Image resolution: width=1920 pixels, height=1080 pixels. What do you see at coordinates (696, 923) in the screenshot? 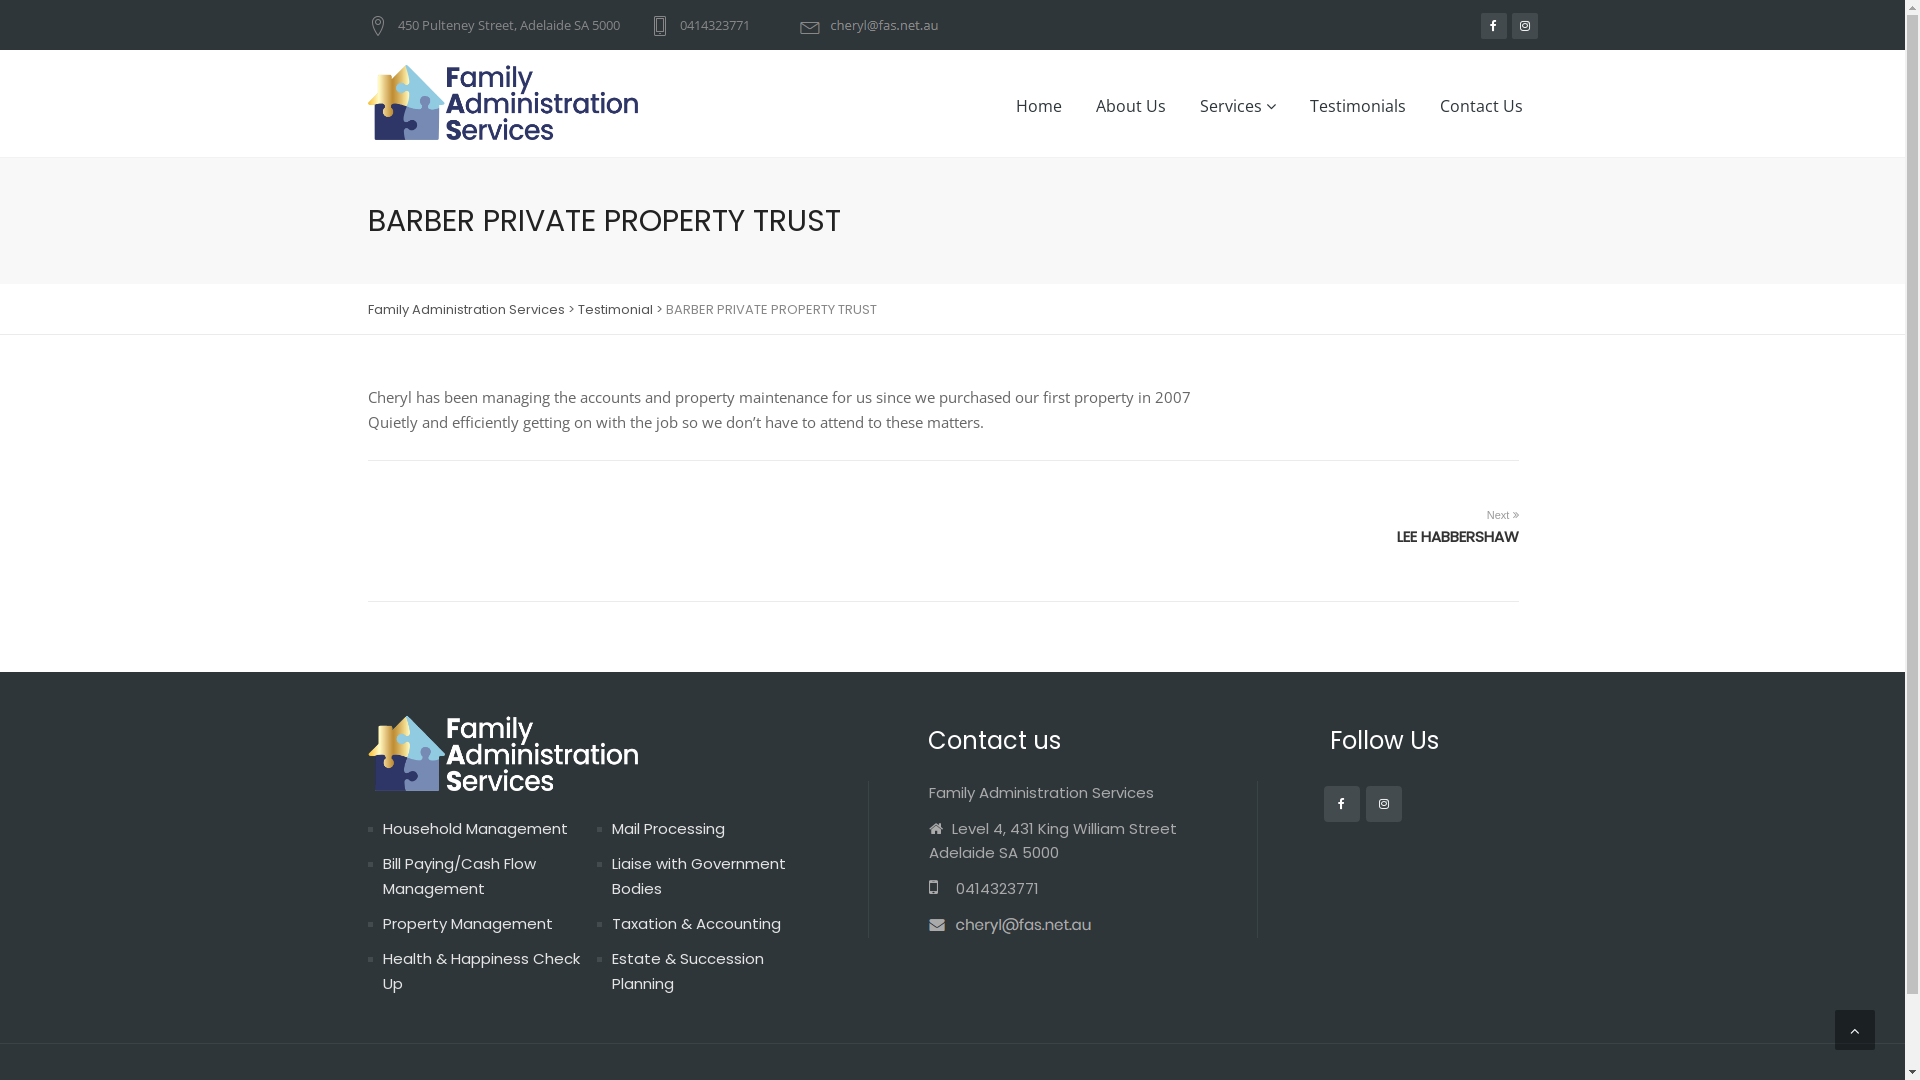
I see `'Taxation & Accounting'` at bounding box center [696, 923].